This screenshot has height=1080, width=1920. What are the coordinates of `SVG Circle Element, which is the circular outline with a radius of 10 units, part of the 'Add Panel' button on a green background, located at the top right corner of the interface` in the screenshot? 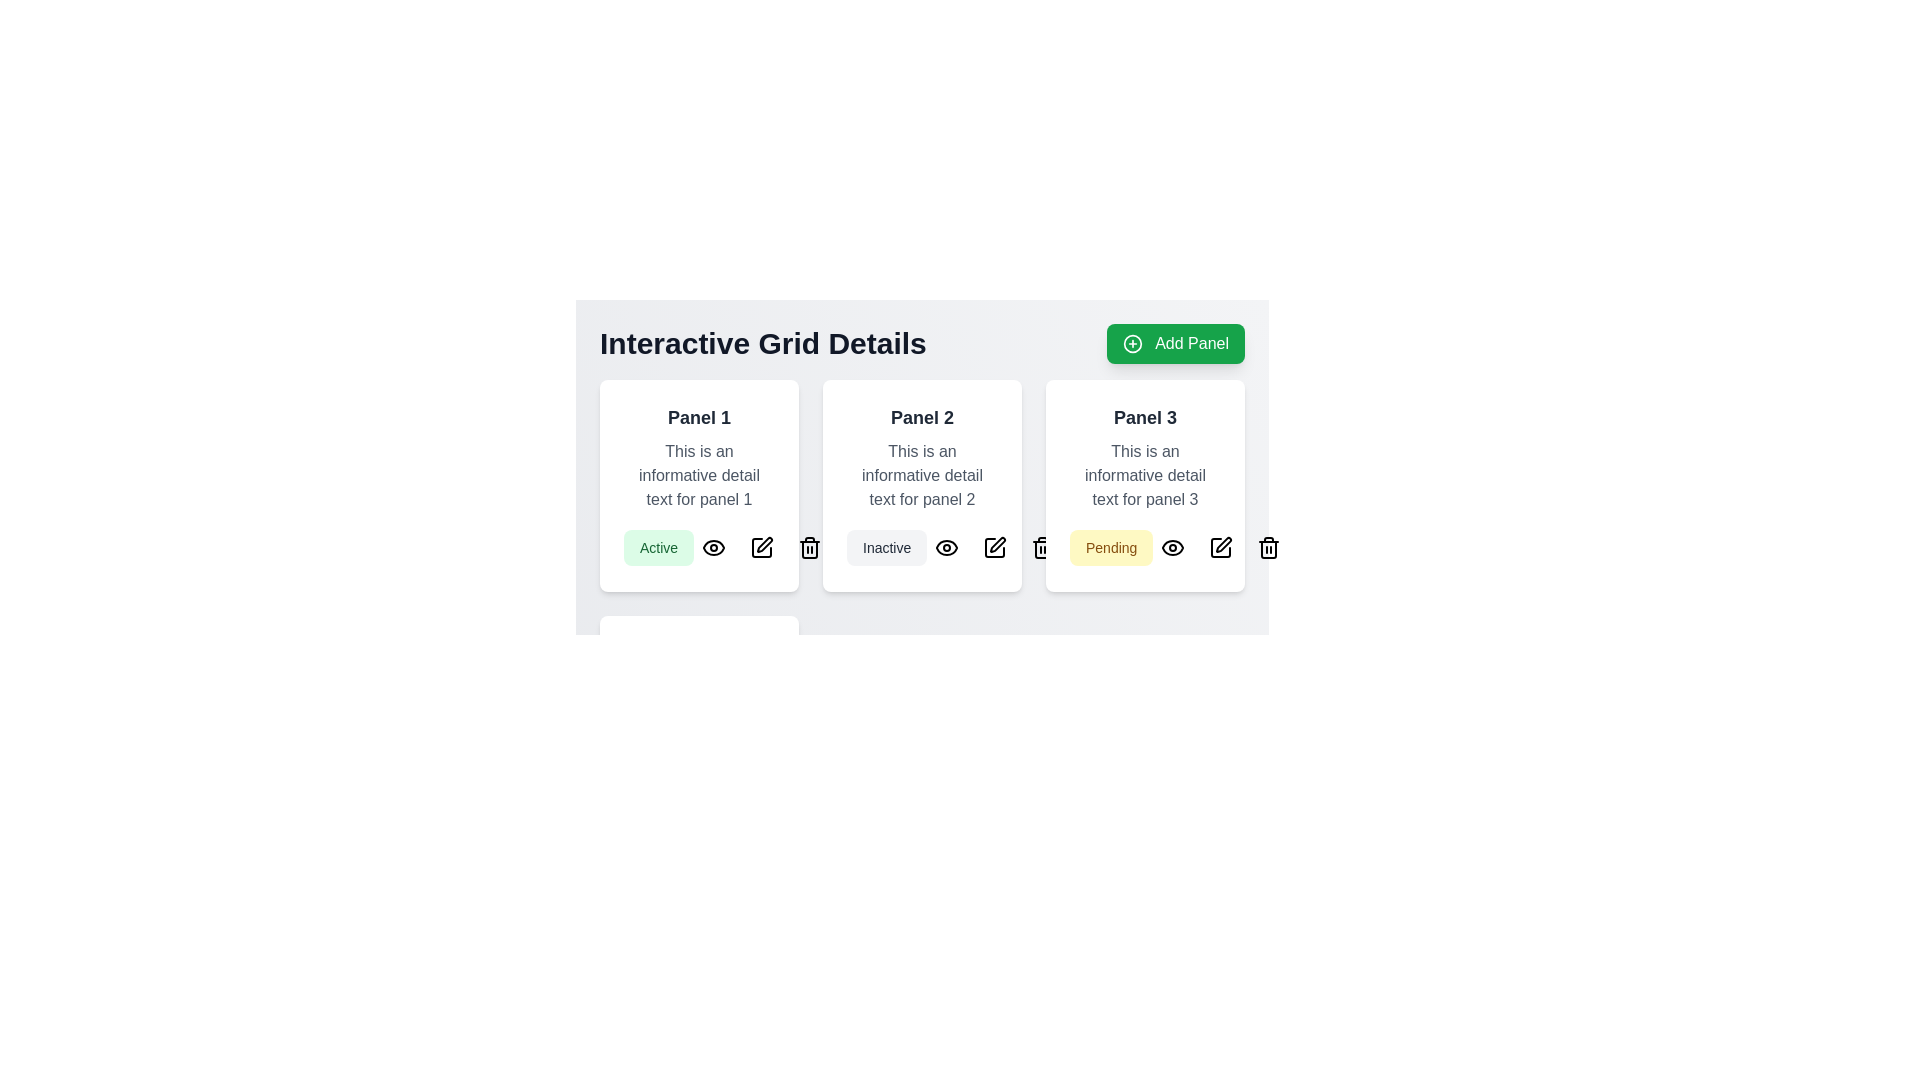 It's located at (1133, 342).